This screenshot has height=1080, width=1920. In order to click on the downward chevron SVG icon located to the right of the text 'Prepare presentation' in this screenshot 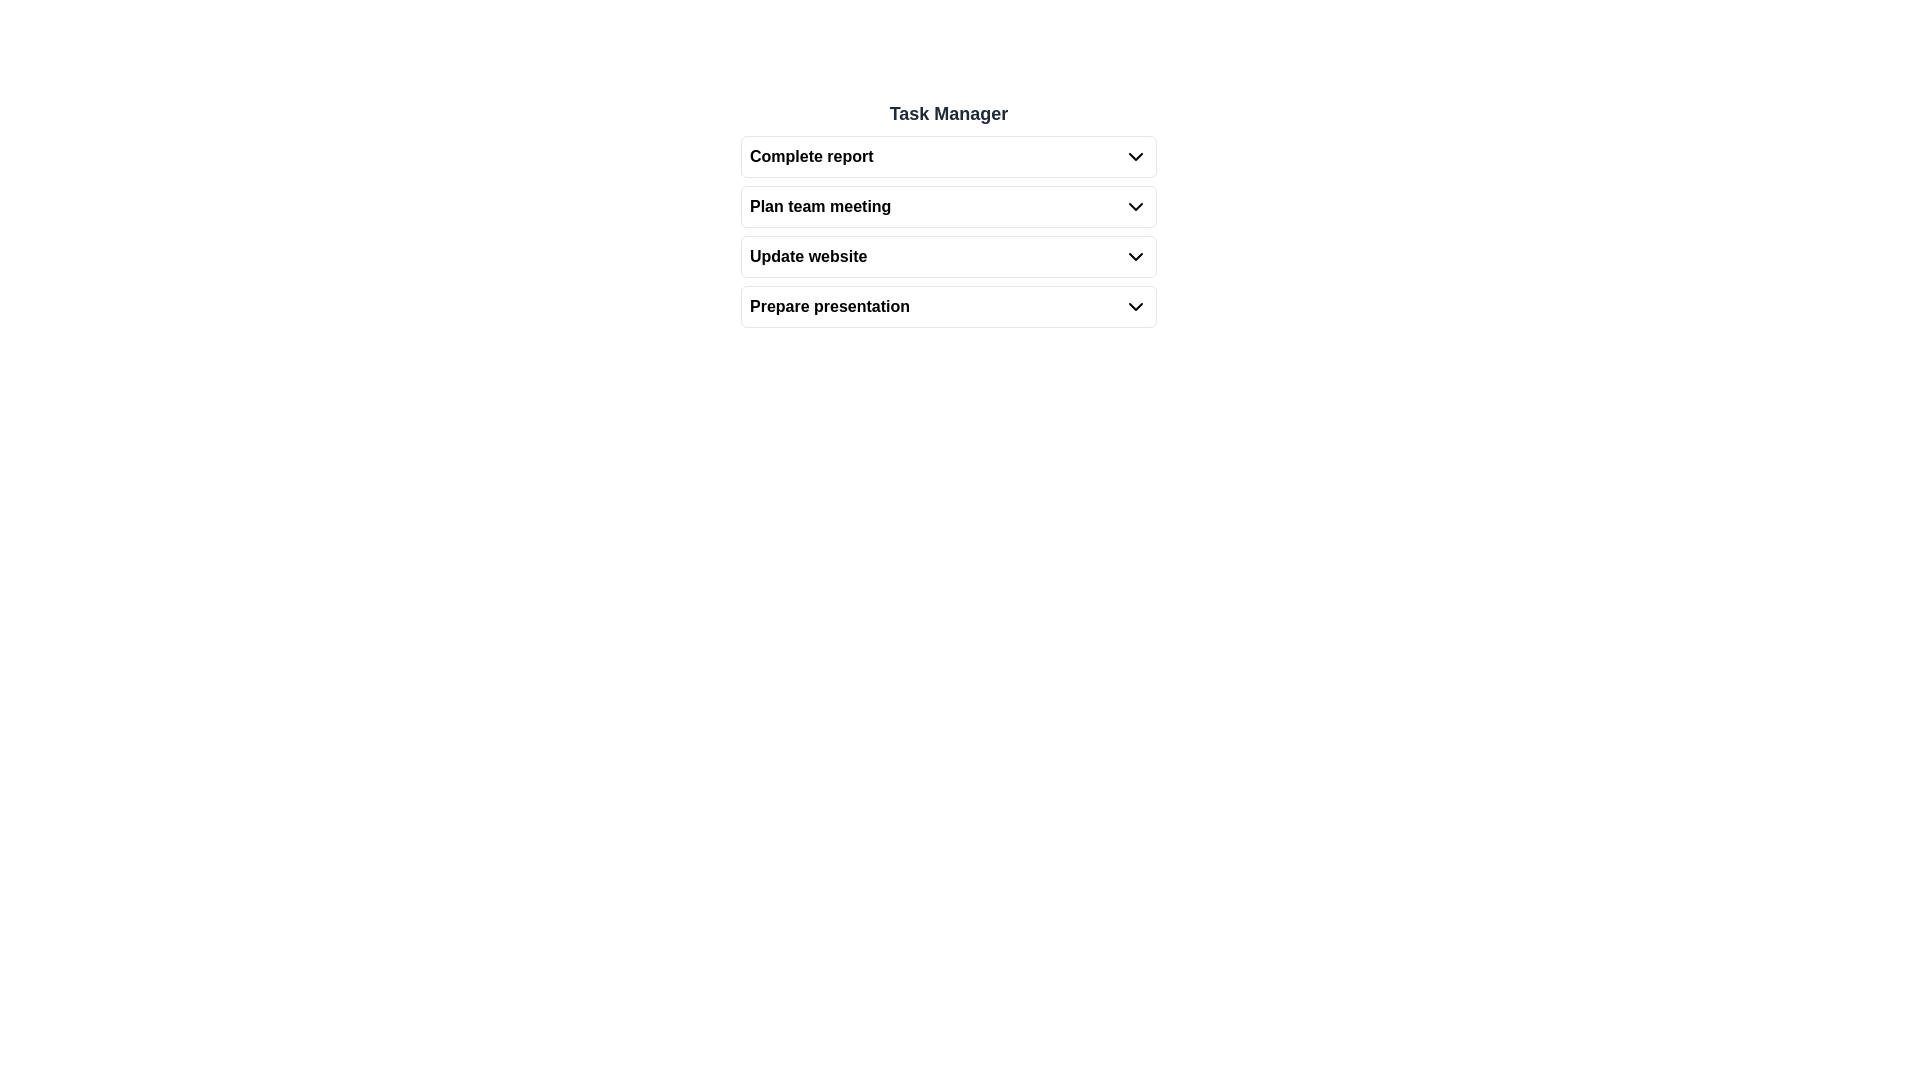, I will do `click(1136, 307)`.